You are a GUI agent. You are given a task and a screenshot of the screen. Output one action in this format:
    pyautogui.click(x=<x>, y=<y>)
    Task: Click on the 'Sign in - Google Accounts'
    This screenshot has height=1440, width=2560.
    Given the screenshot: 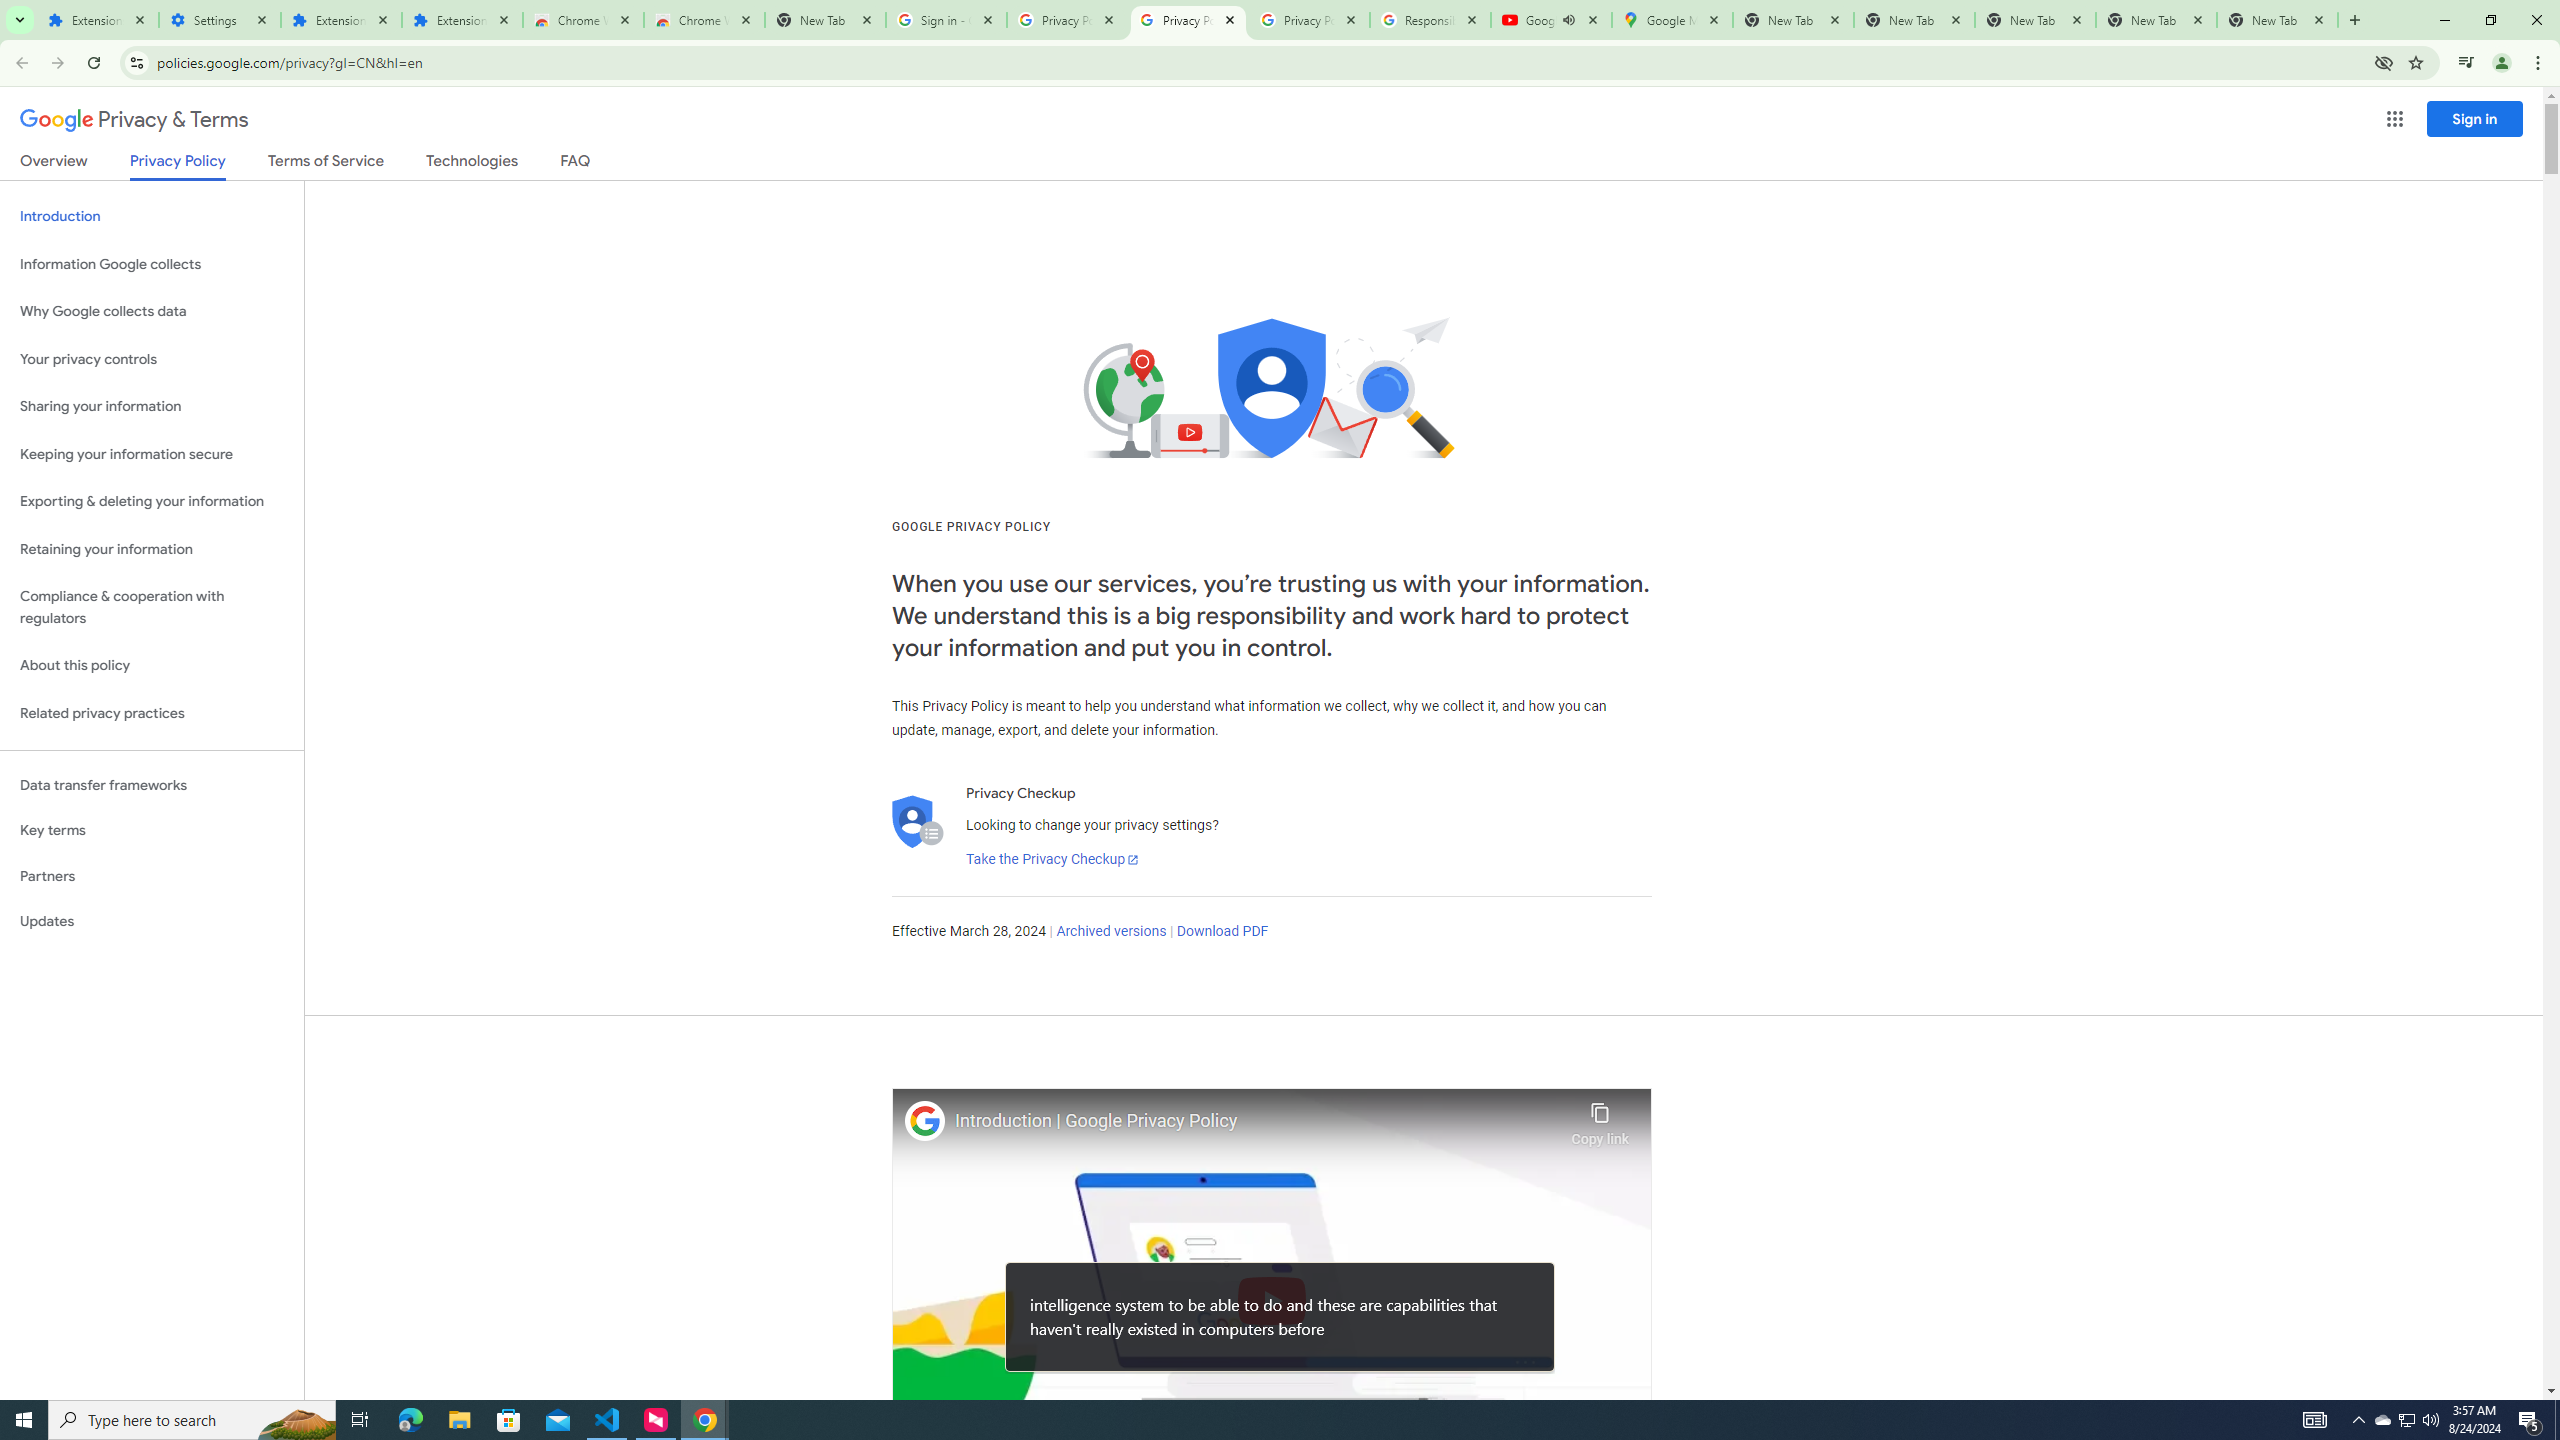 What is the action you would take?
    pyautogui.click(x=946, y=19)
    